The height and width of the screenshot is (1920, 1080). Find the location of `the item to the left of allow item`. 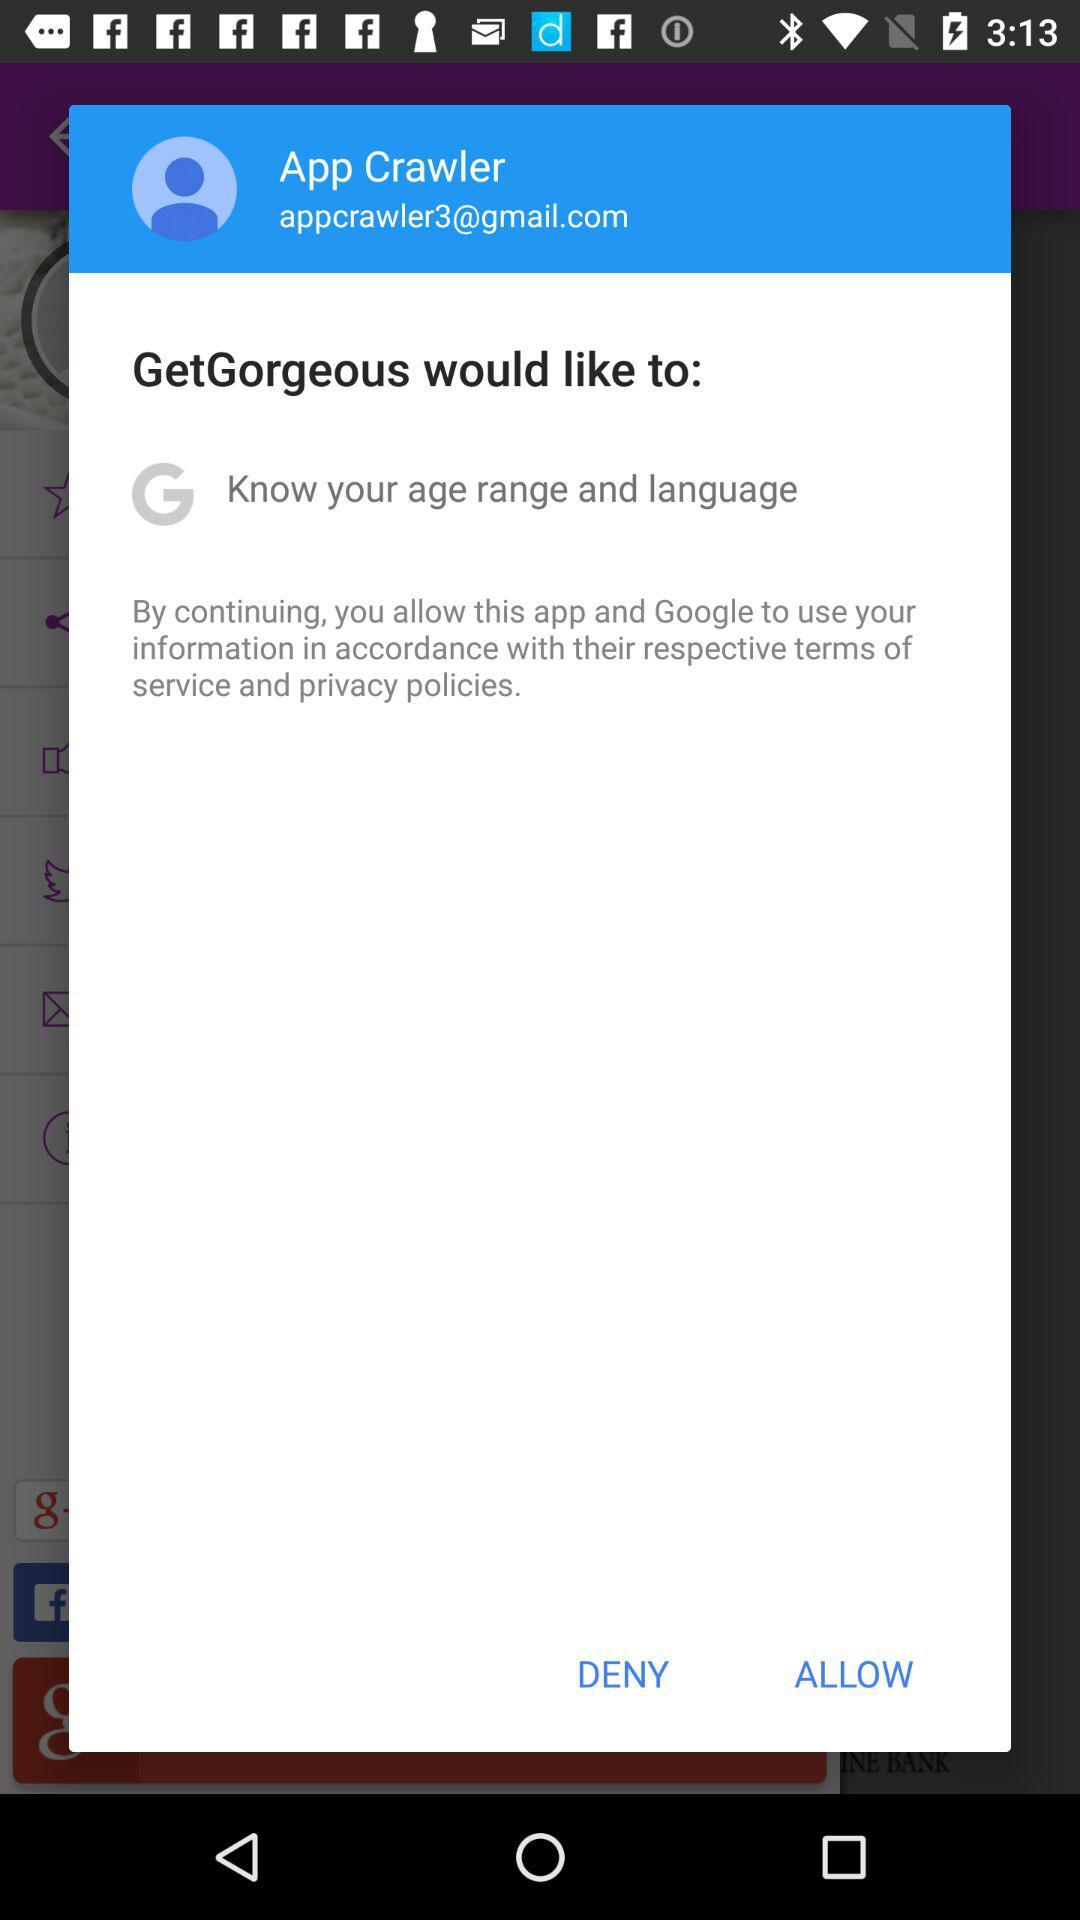

the item to the left of allow item is located at coordinates (621, 1673).